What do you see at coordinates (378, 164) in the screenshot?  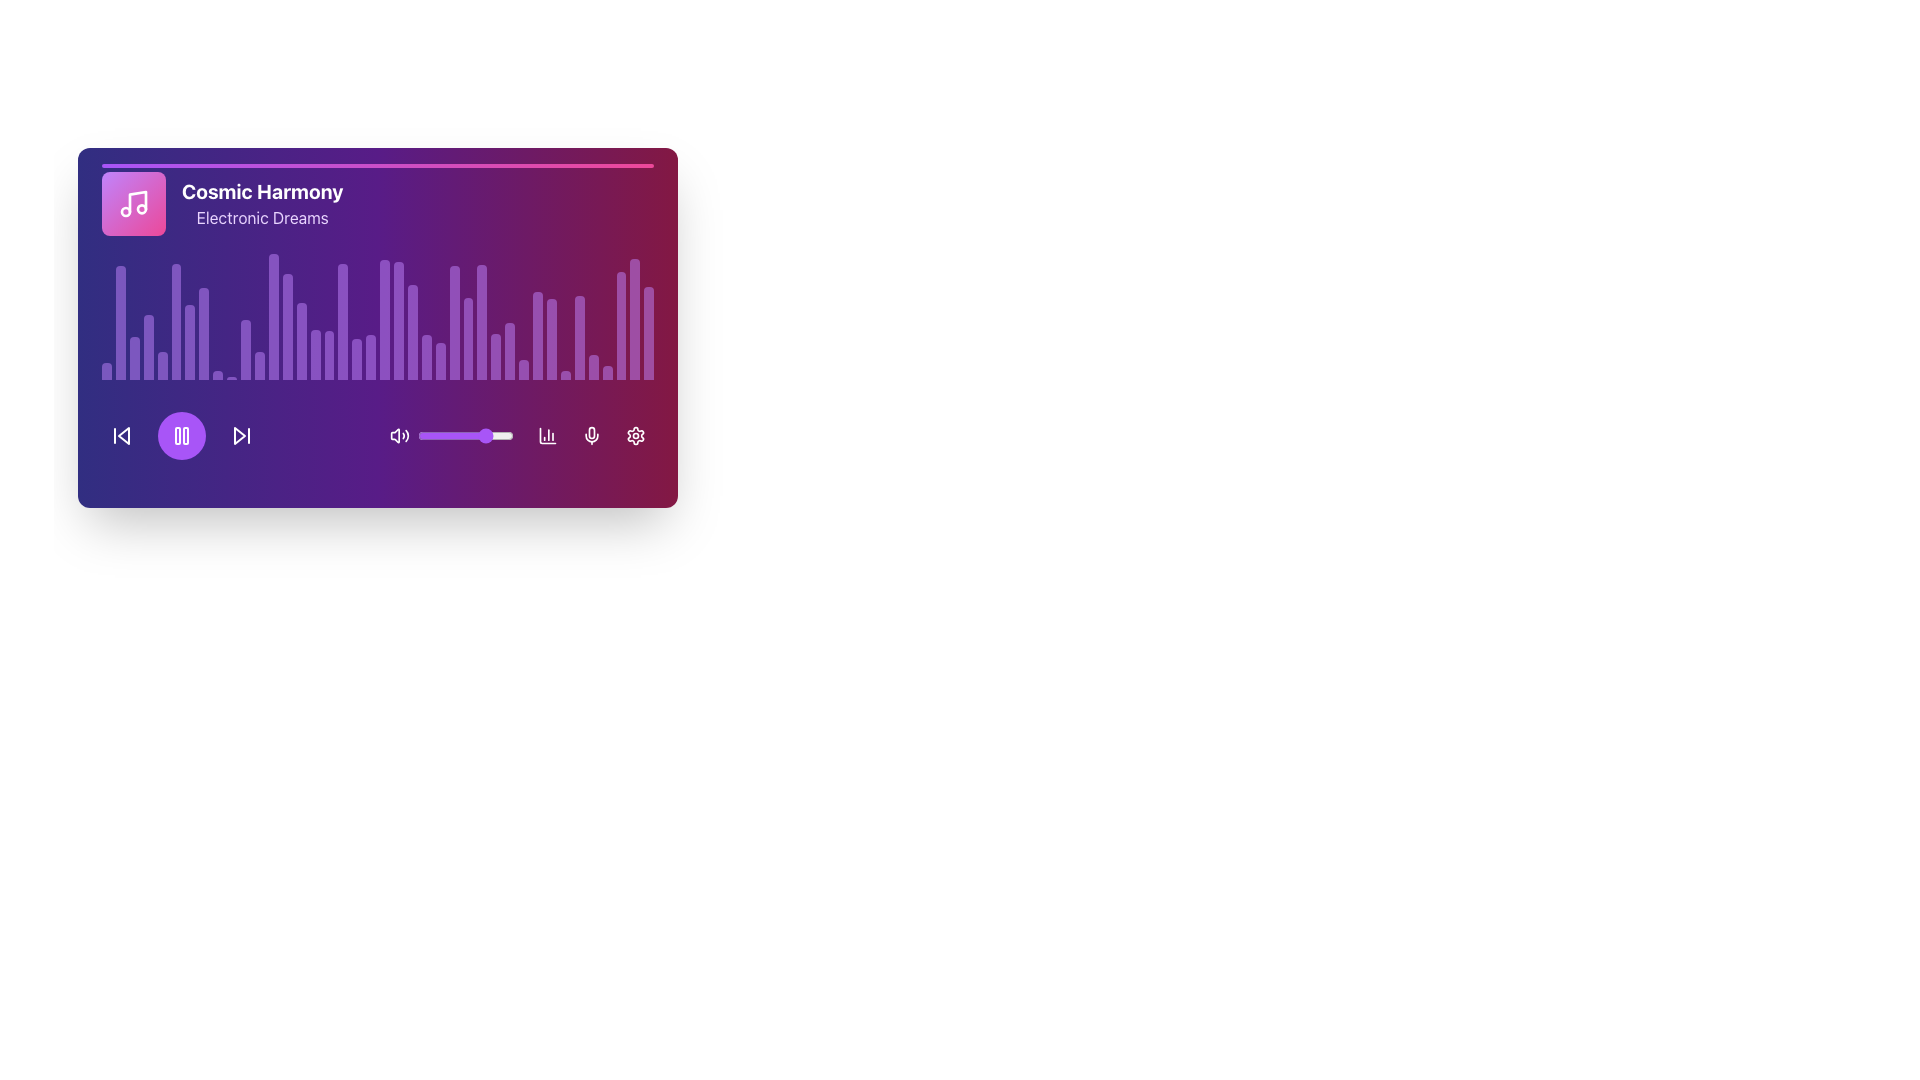 I see `the Decorative bar positioned at the top of the music player card` at bounding box center [378, 164].